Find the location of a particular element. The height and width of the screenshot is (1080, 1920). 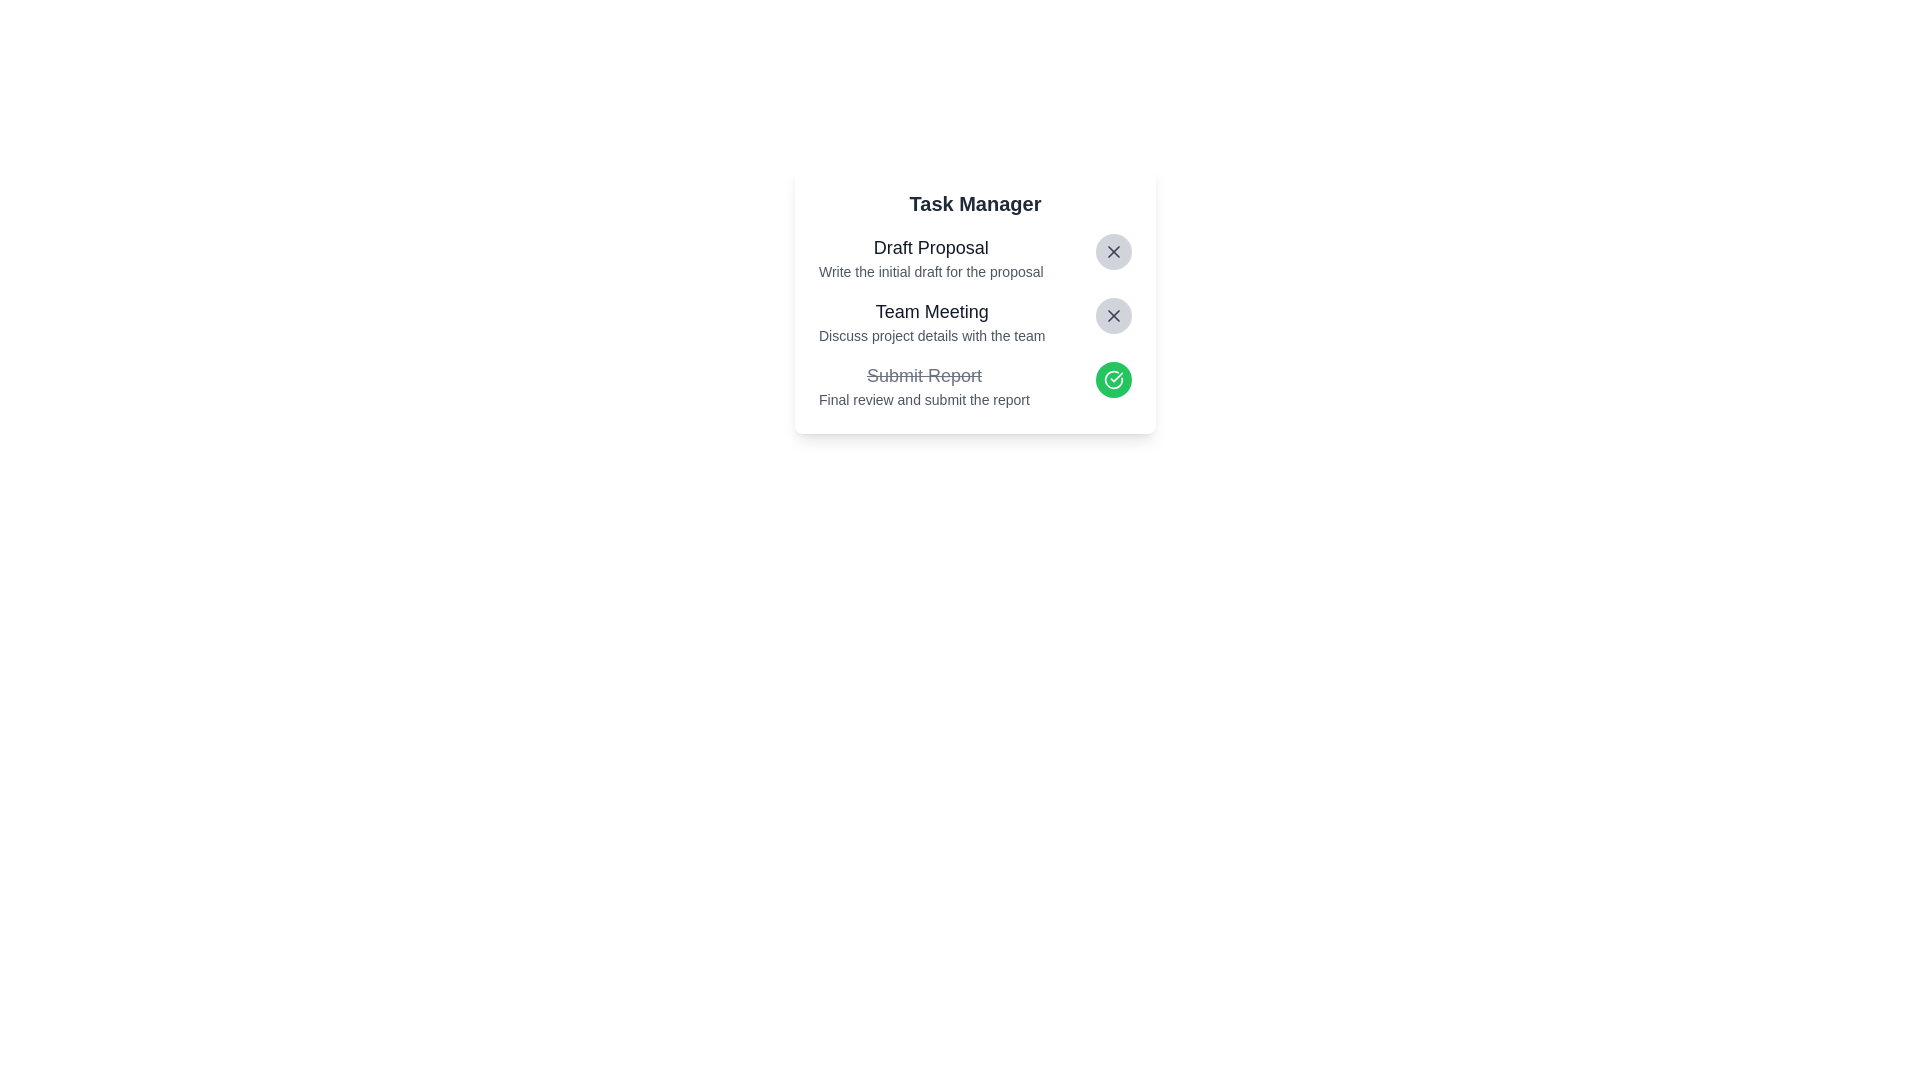

the Task item titled 'Submit Report' with a strikethrough title and a green circular completion button with a checkmark icon, which is the third item in the 'Task Manager' list is located at coordinates (975, 385).